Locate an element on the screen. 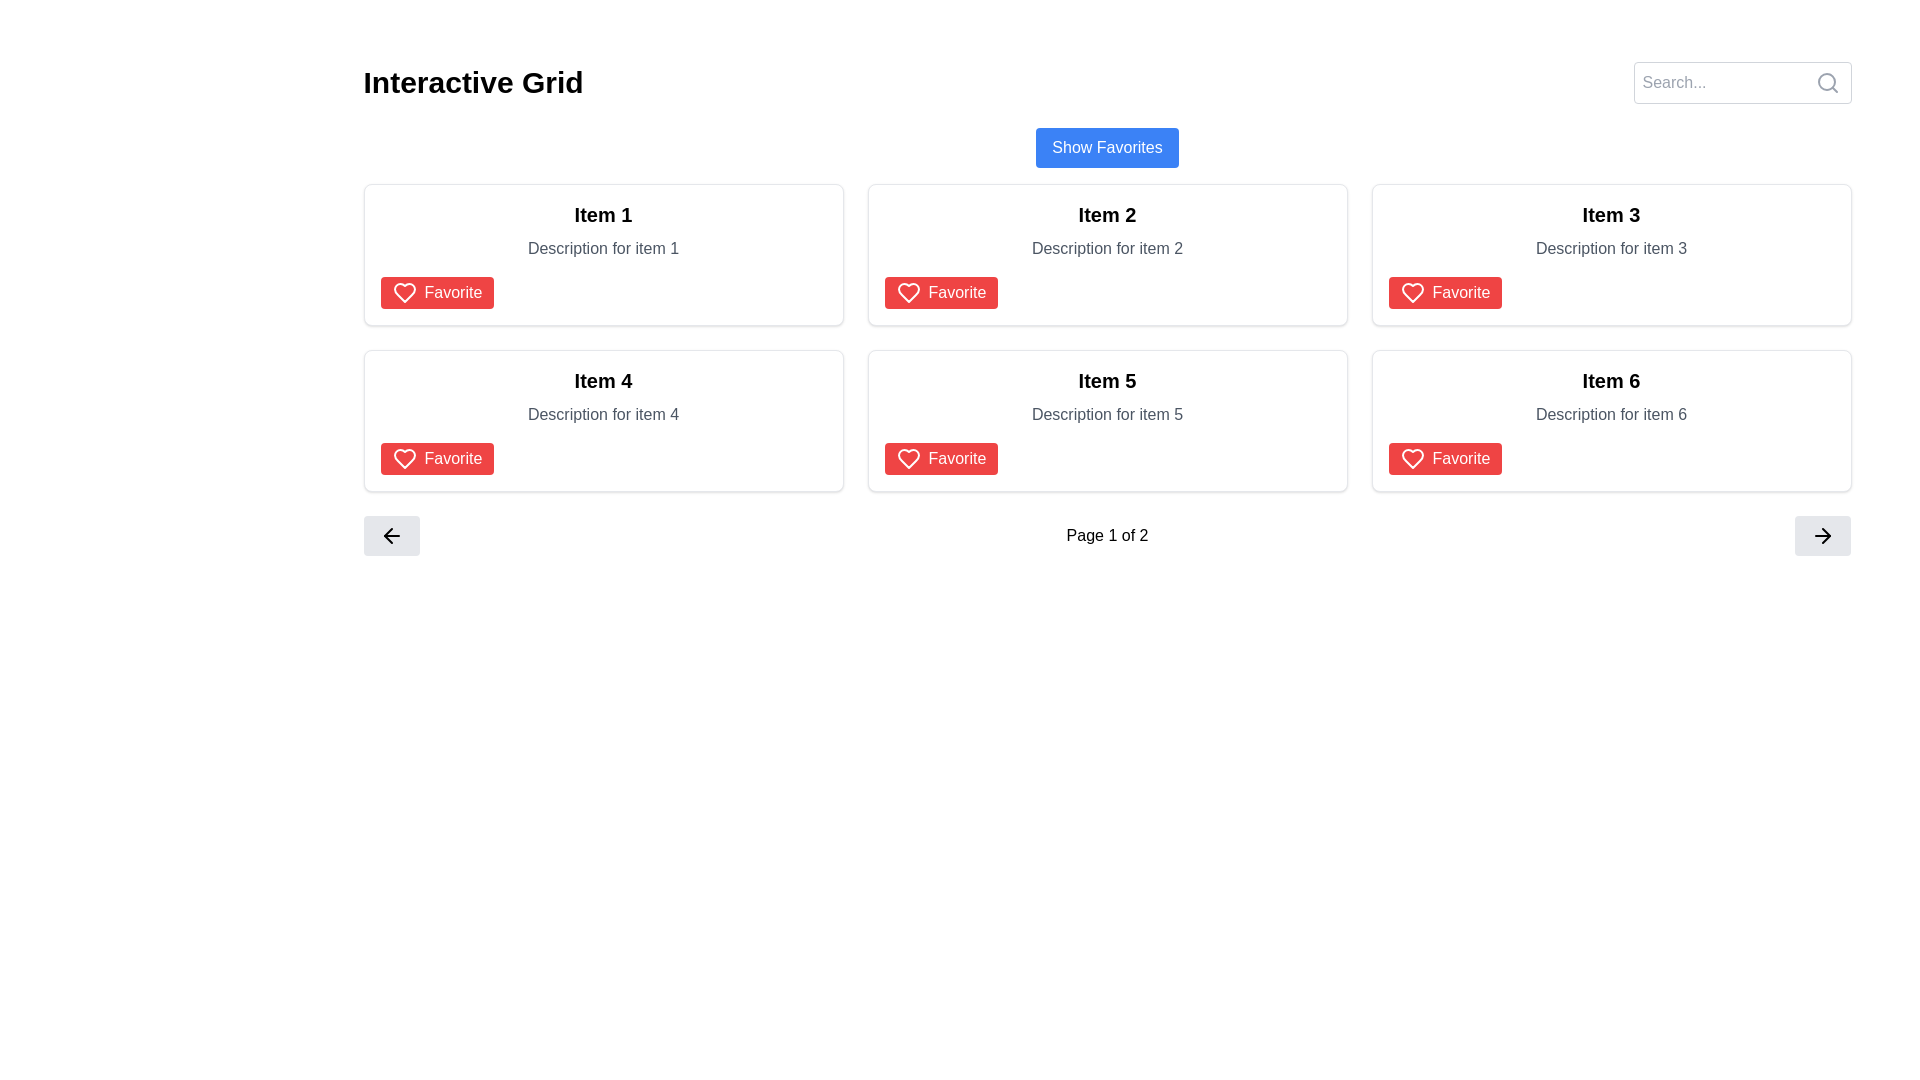  static text label indicating the current pagination state, which is located at the bottom of the layout and is horizontally centered is located at coordinates (1106, 535).